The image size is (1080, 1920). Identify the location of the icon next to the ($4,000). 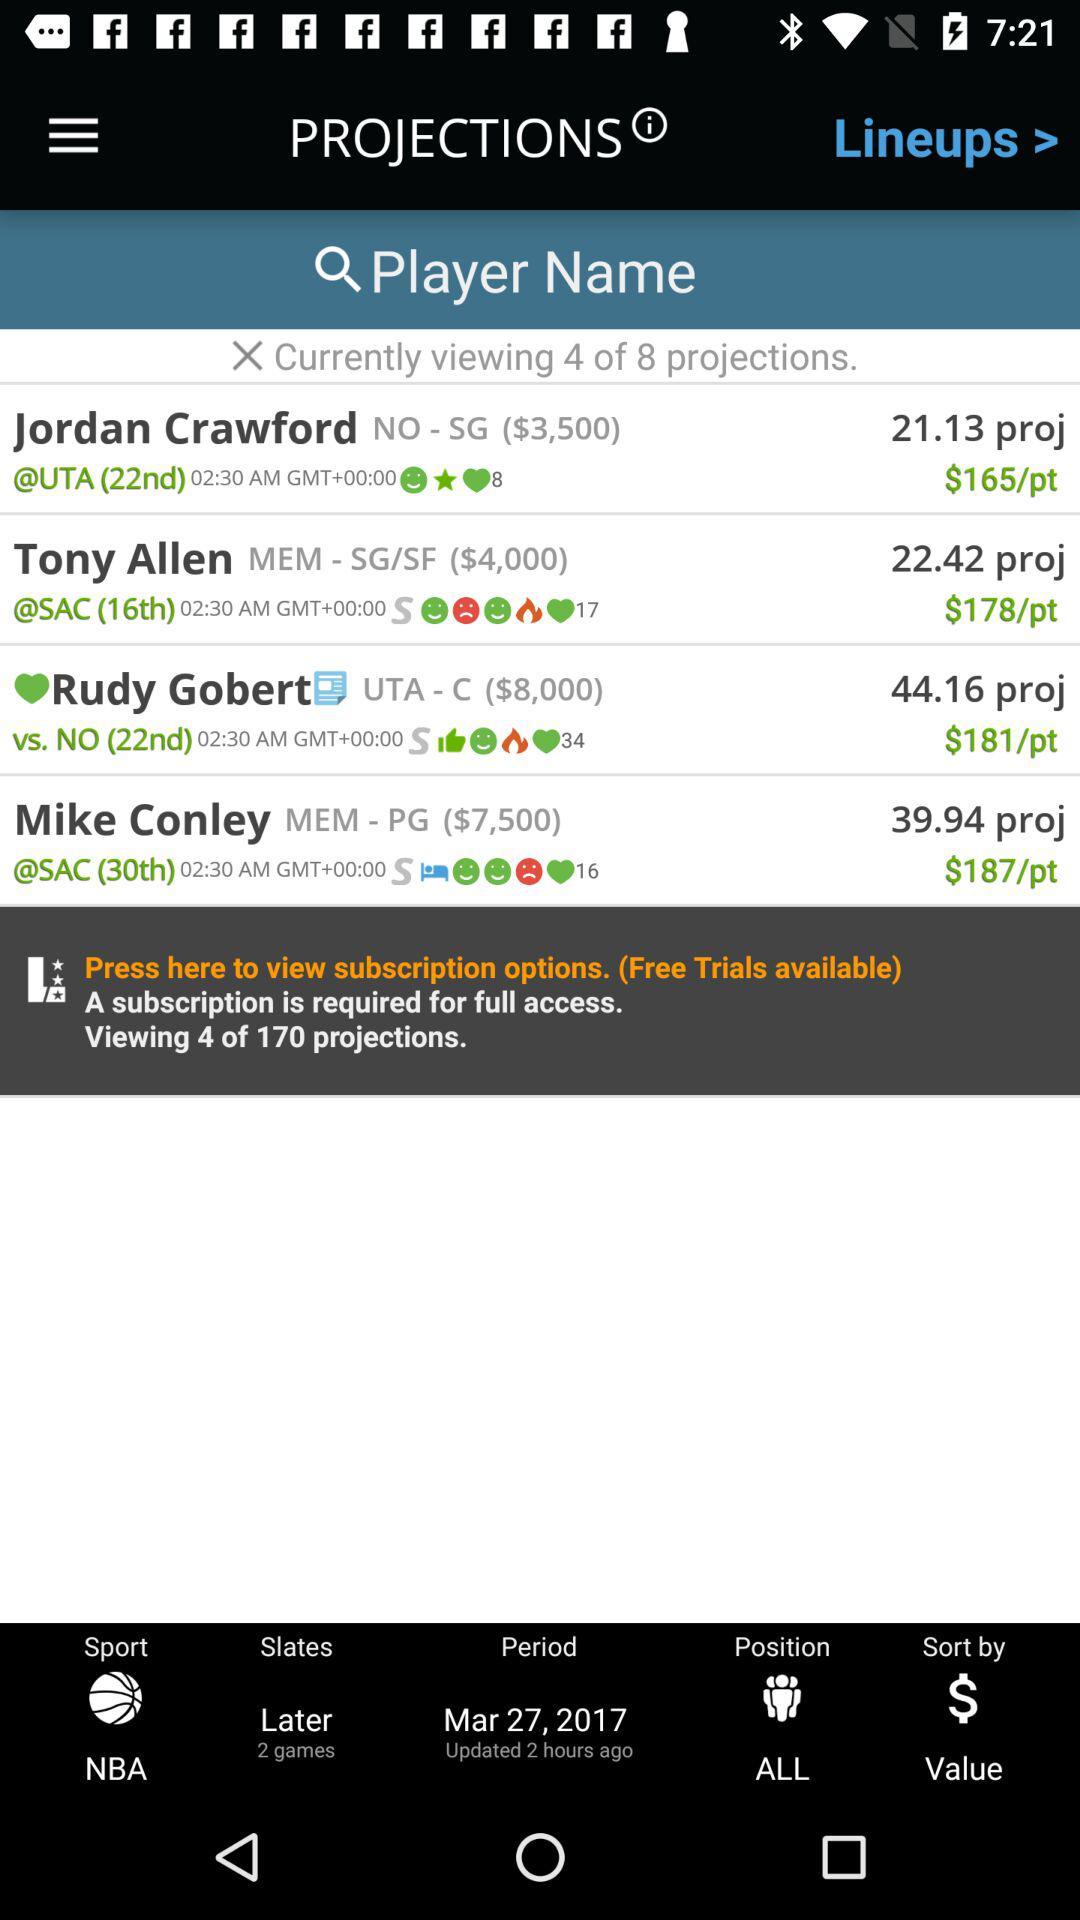
(379, 557).